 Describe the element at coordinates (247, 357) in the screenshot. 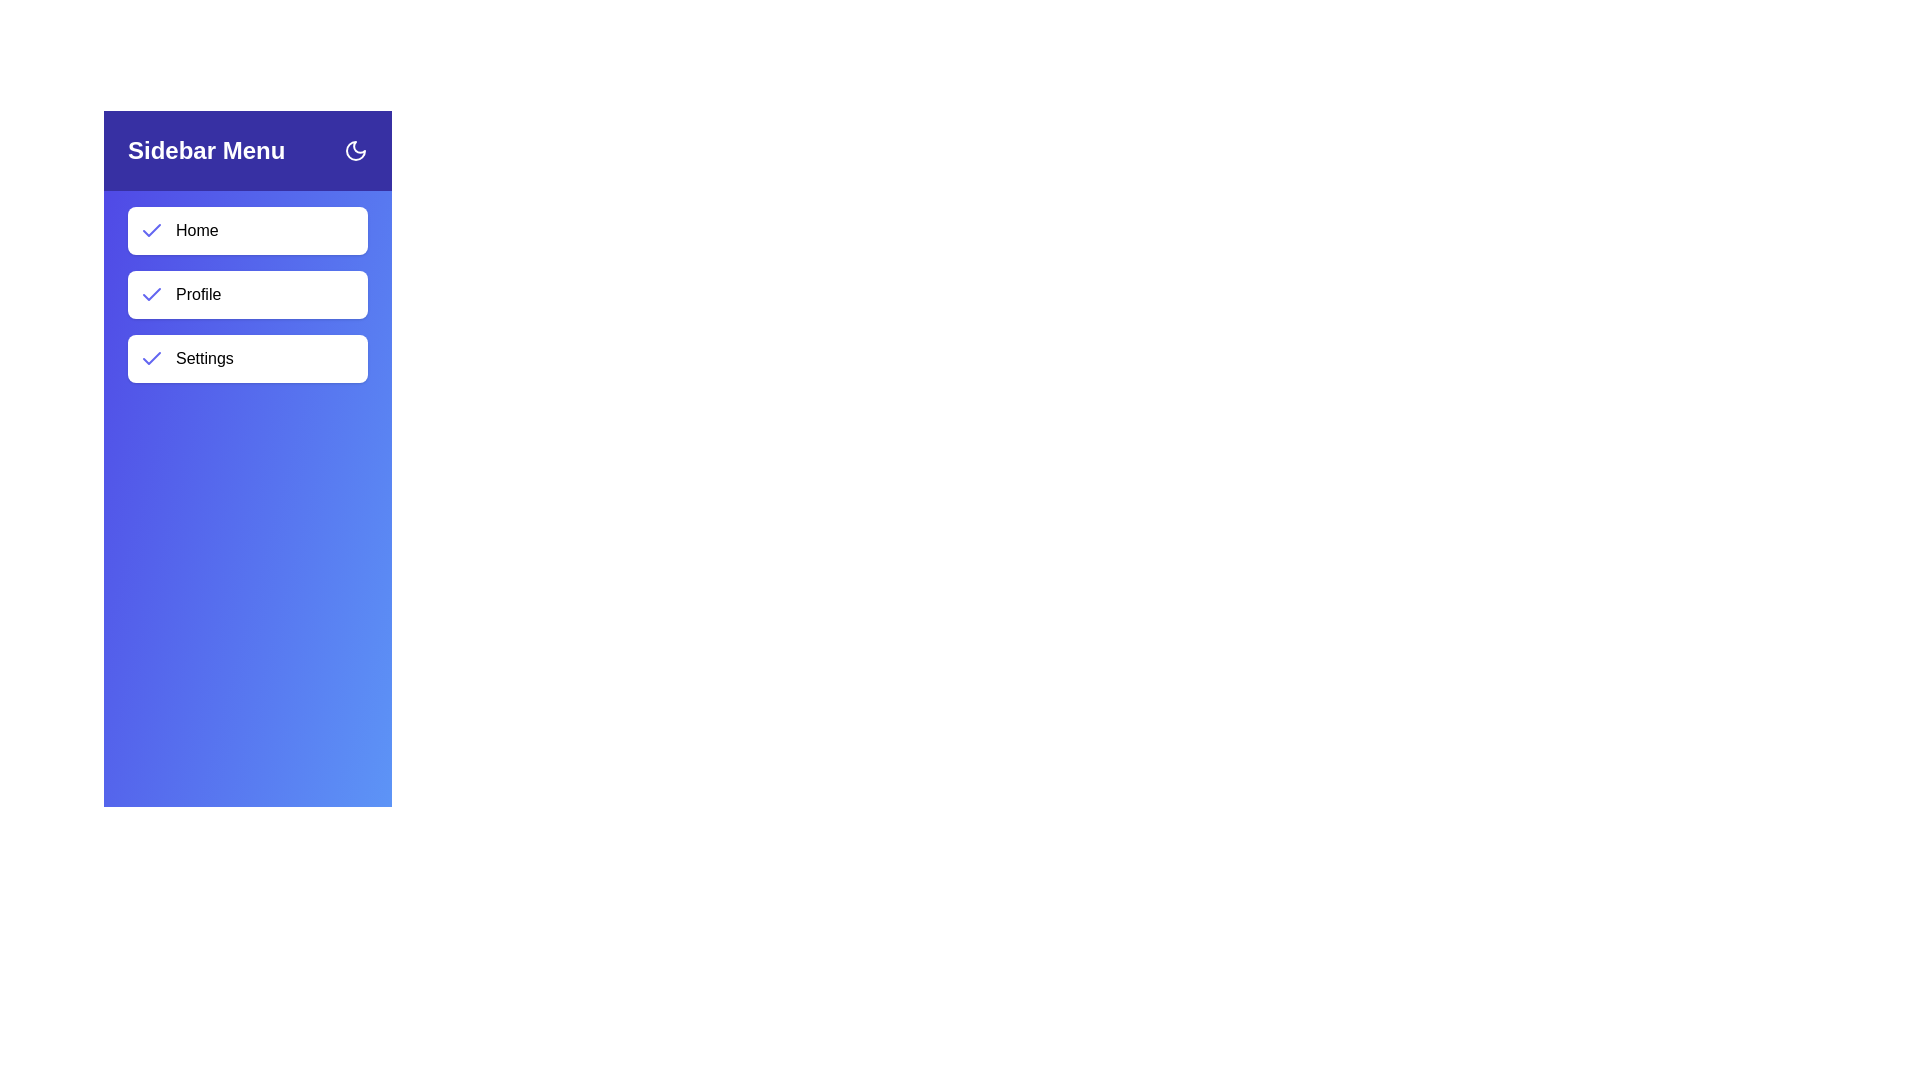

I see `the menu item labeled Settings to observe visual feedback` at that location.